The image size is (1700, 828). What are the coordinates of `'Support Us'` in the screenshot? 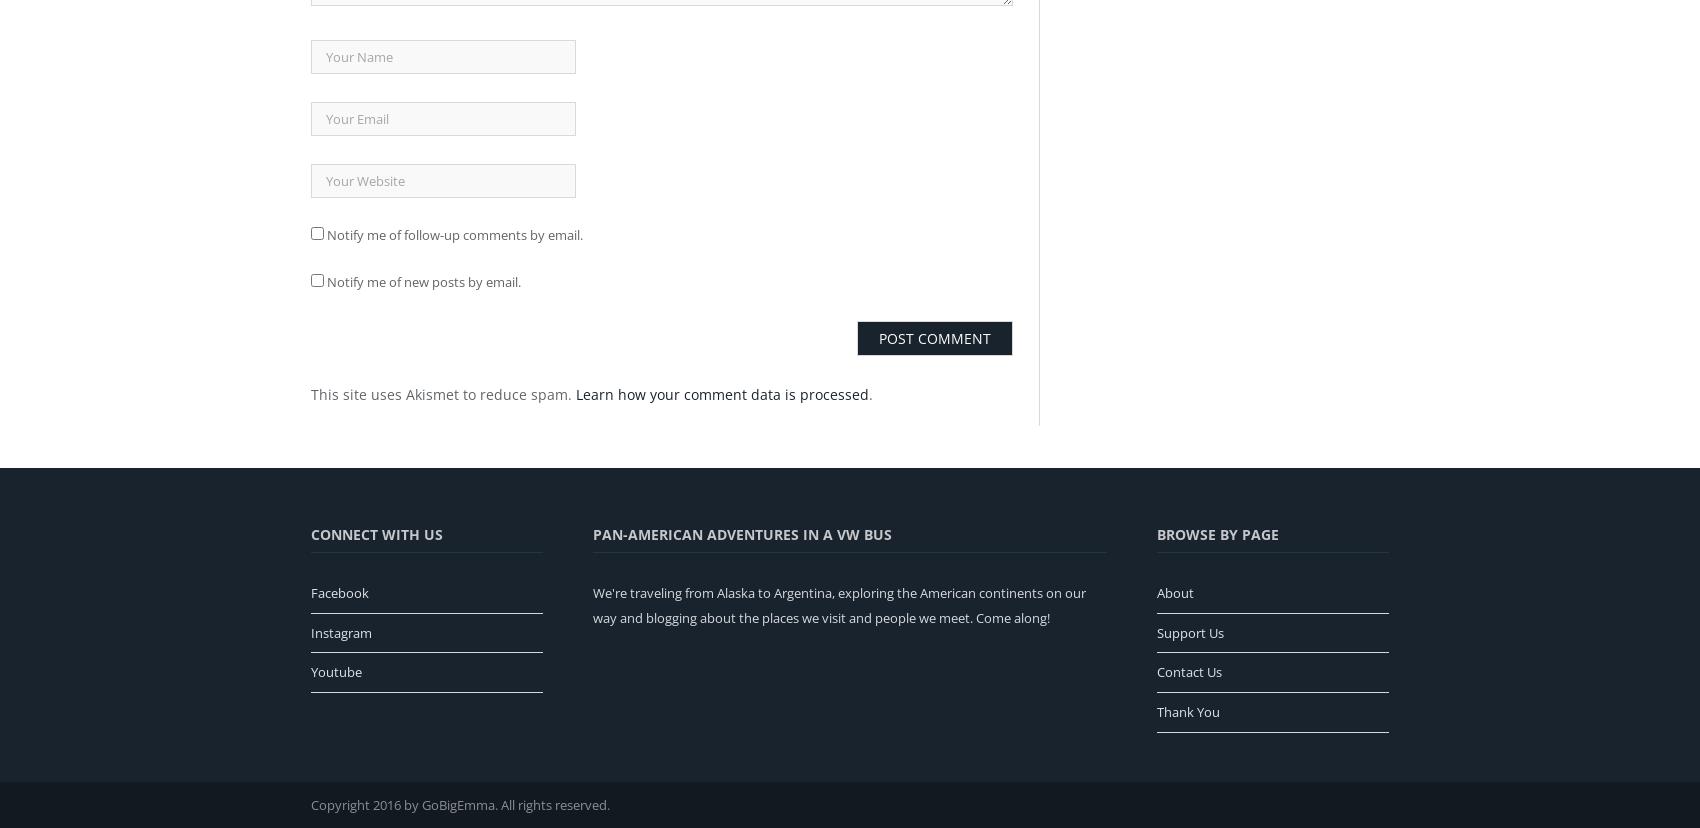 It's located at (1189, 632).